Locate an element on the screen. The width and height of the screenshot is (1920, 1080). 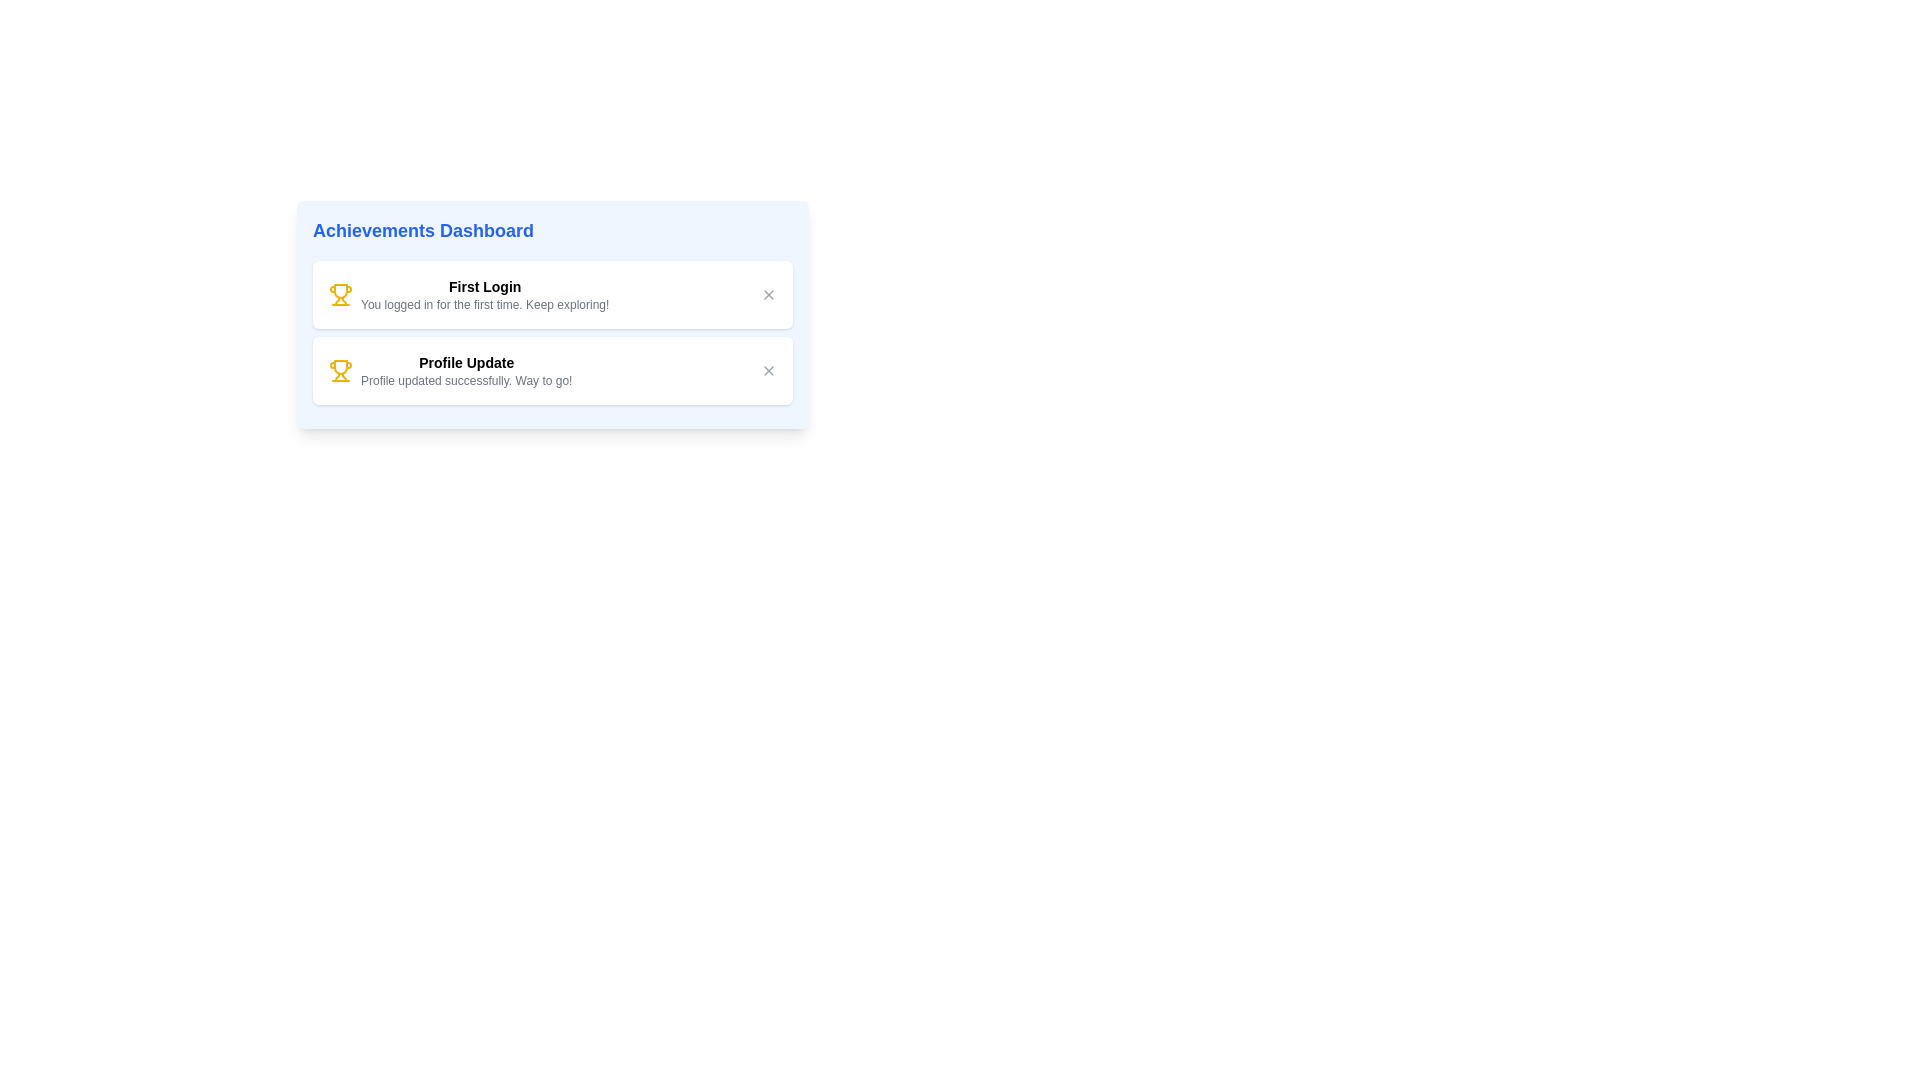
feedback text label indicating the successful completion of the 'Profile Update' achievement, located below the 'Profile Update' heading in the Achievements Dashboard is located at coordinates (465, 381).